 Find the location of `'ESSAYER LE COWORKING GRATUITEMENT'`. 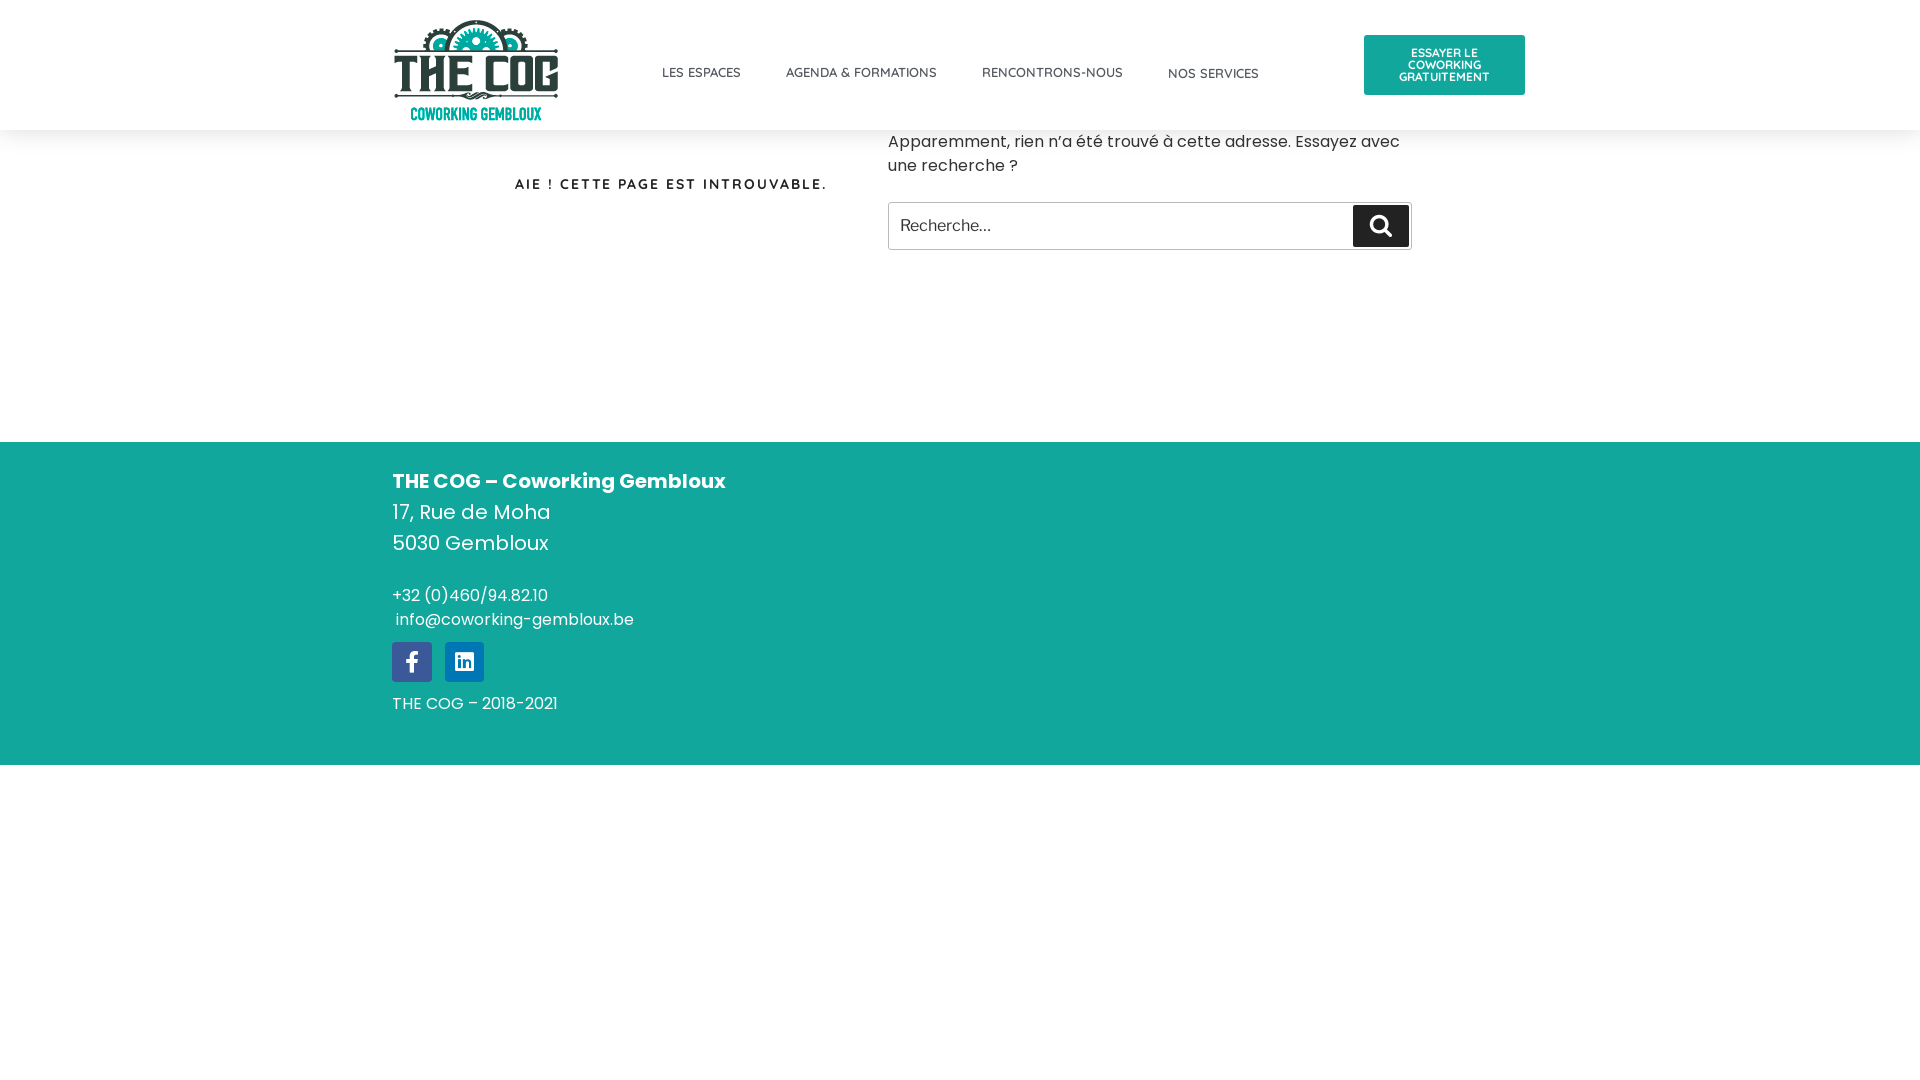

'ESSAYER LE COWORKING GRATUITEMENT' is located at coordinates (1362, 64).